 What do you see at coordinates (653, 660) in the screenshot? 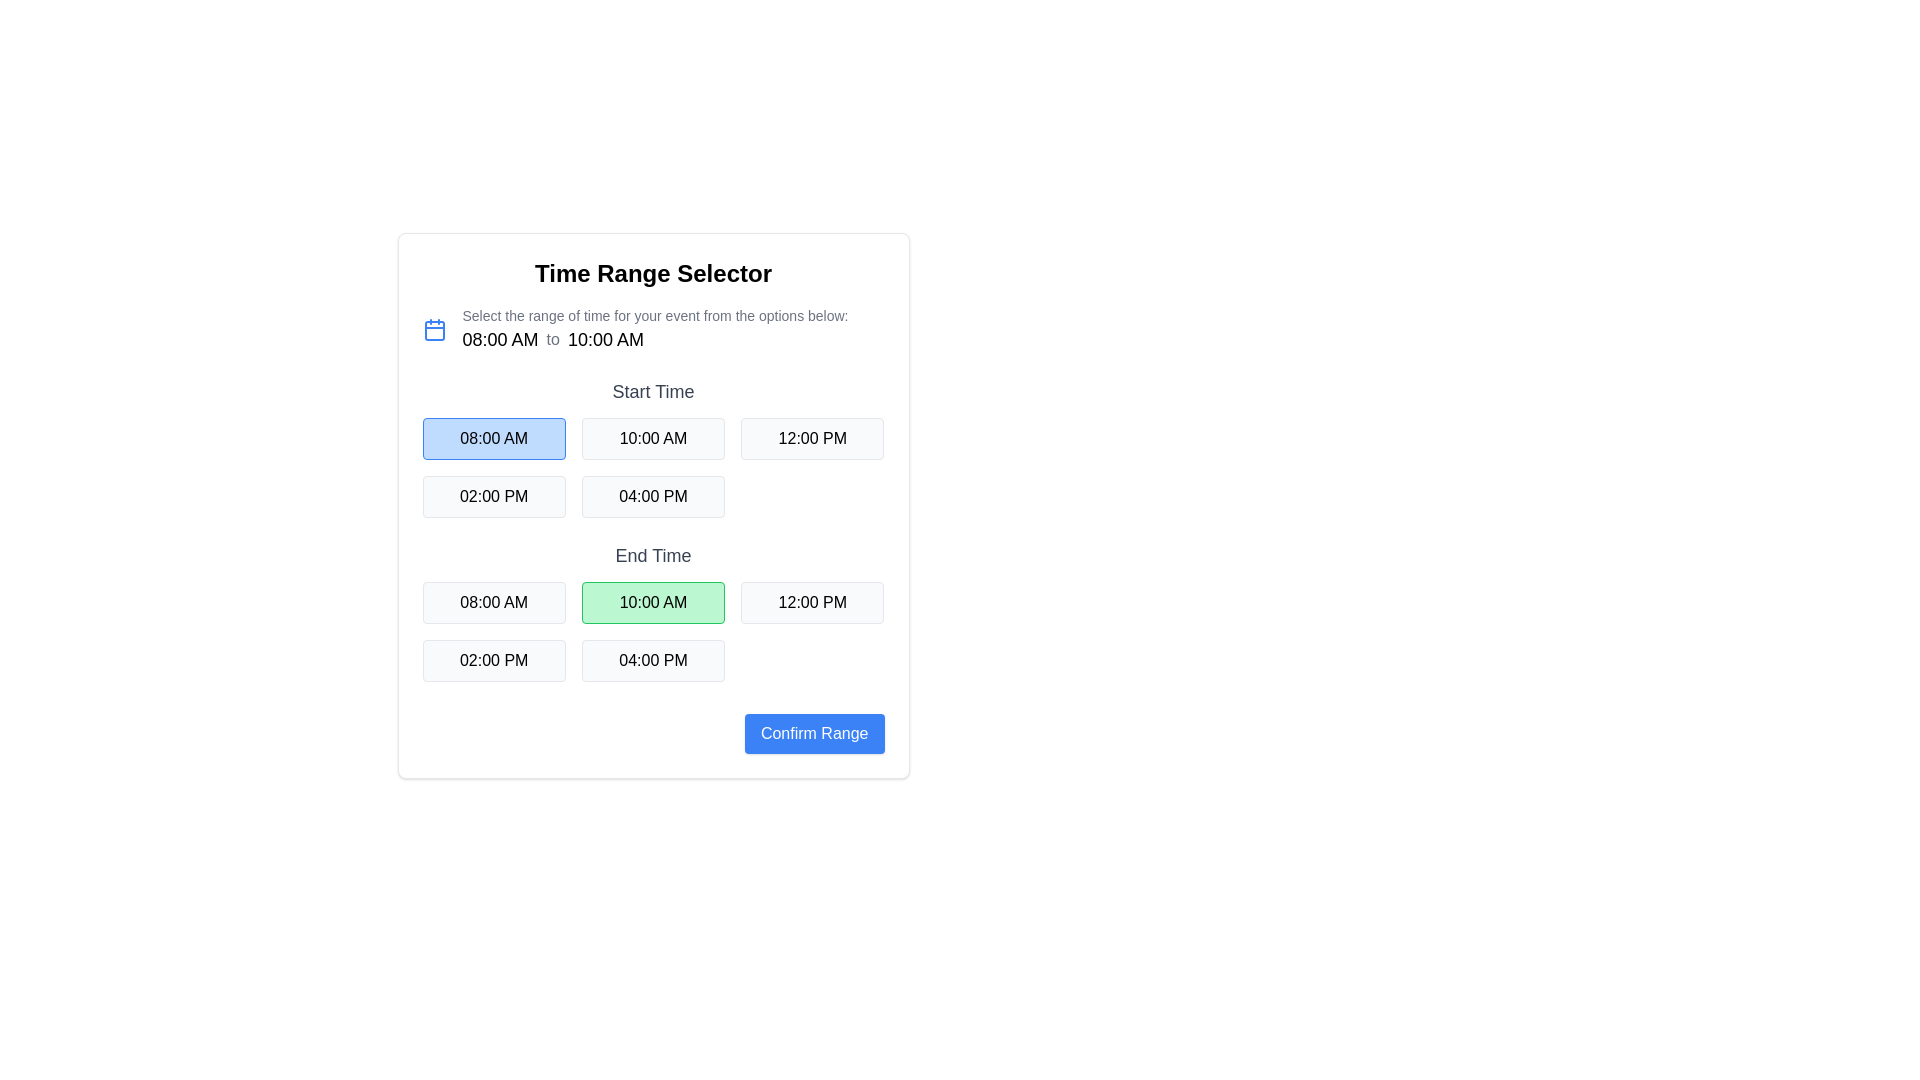
I see `the '04:00 PM' button with a light gray background and rounded corners for keyboard navigation` at bounding box center [653, 660].